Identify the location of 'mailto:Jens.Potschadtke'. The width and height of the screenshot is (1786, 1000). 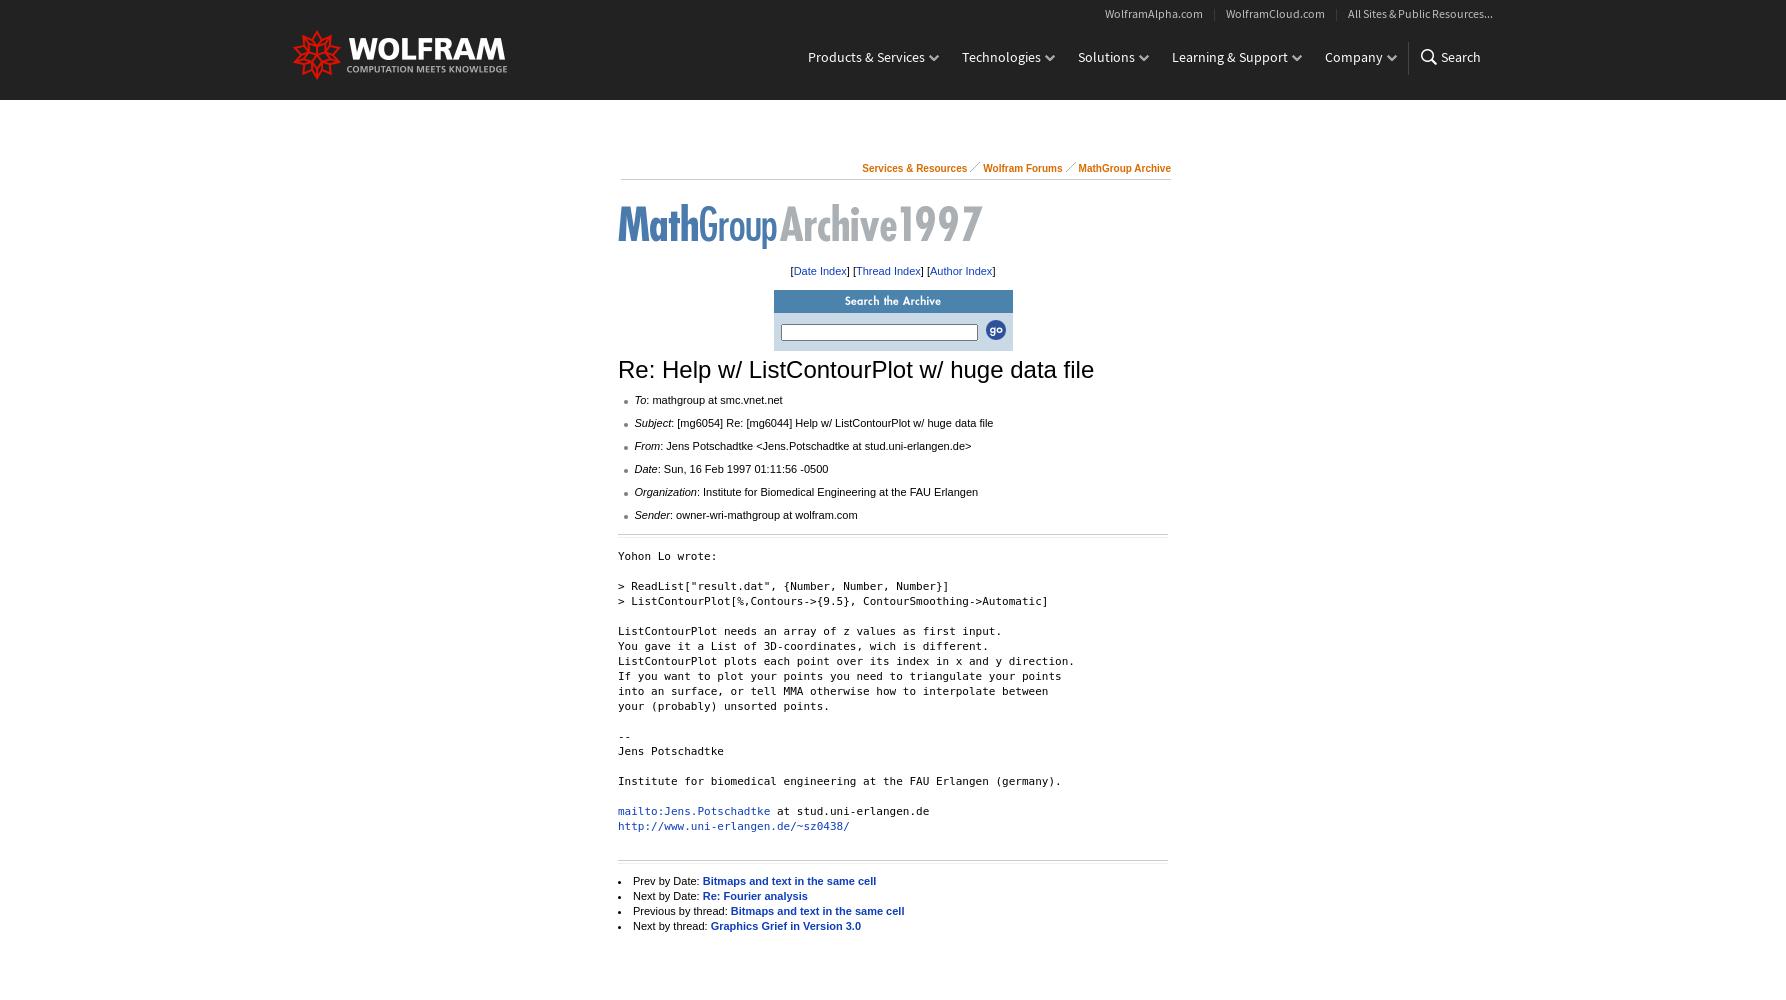
(694, 811).